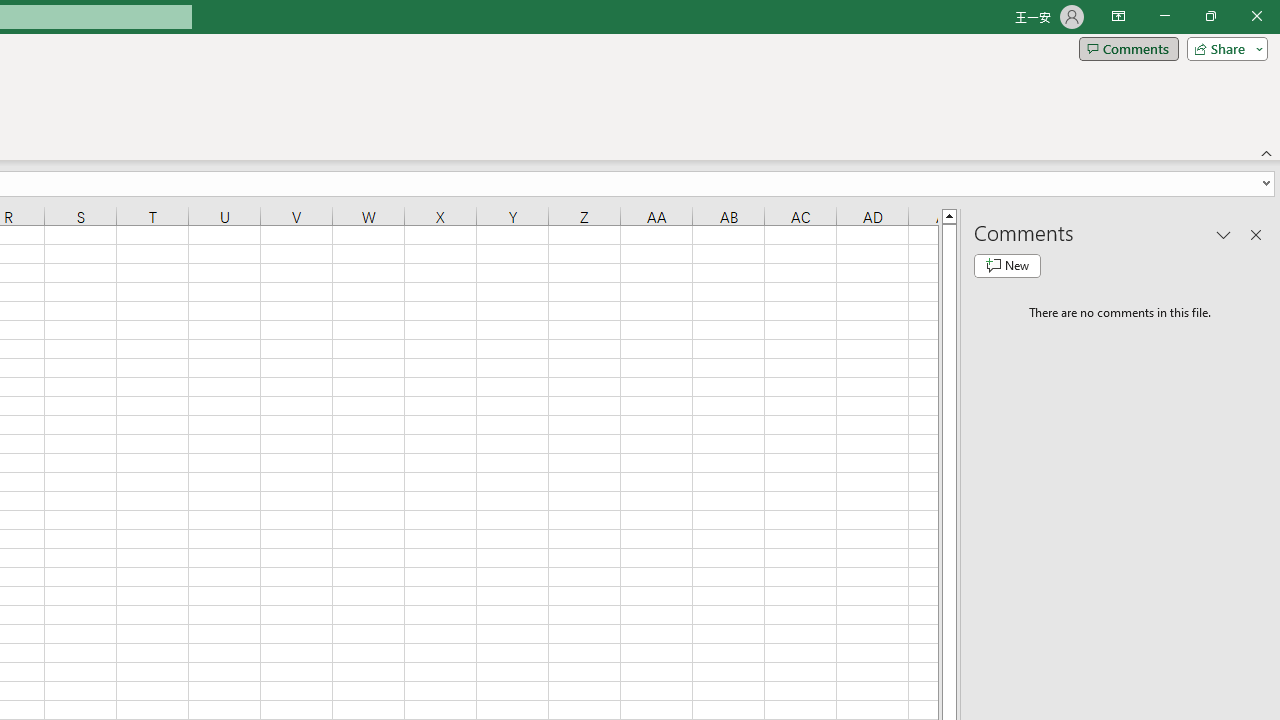 The image size is (1280, 720). What do you see at coordinates (1117, 16) in the screenshot?
I see `'Ribbon Display Options'` at bounding box center [1117, 16].